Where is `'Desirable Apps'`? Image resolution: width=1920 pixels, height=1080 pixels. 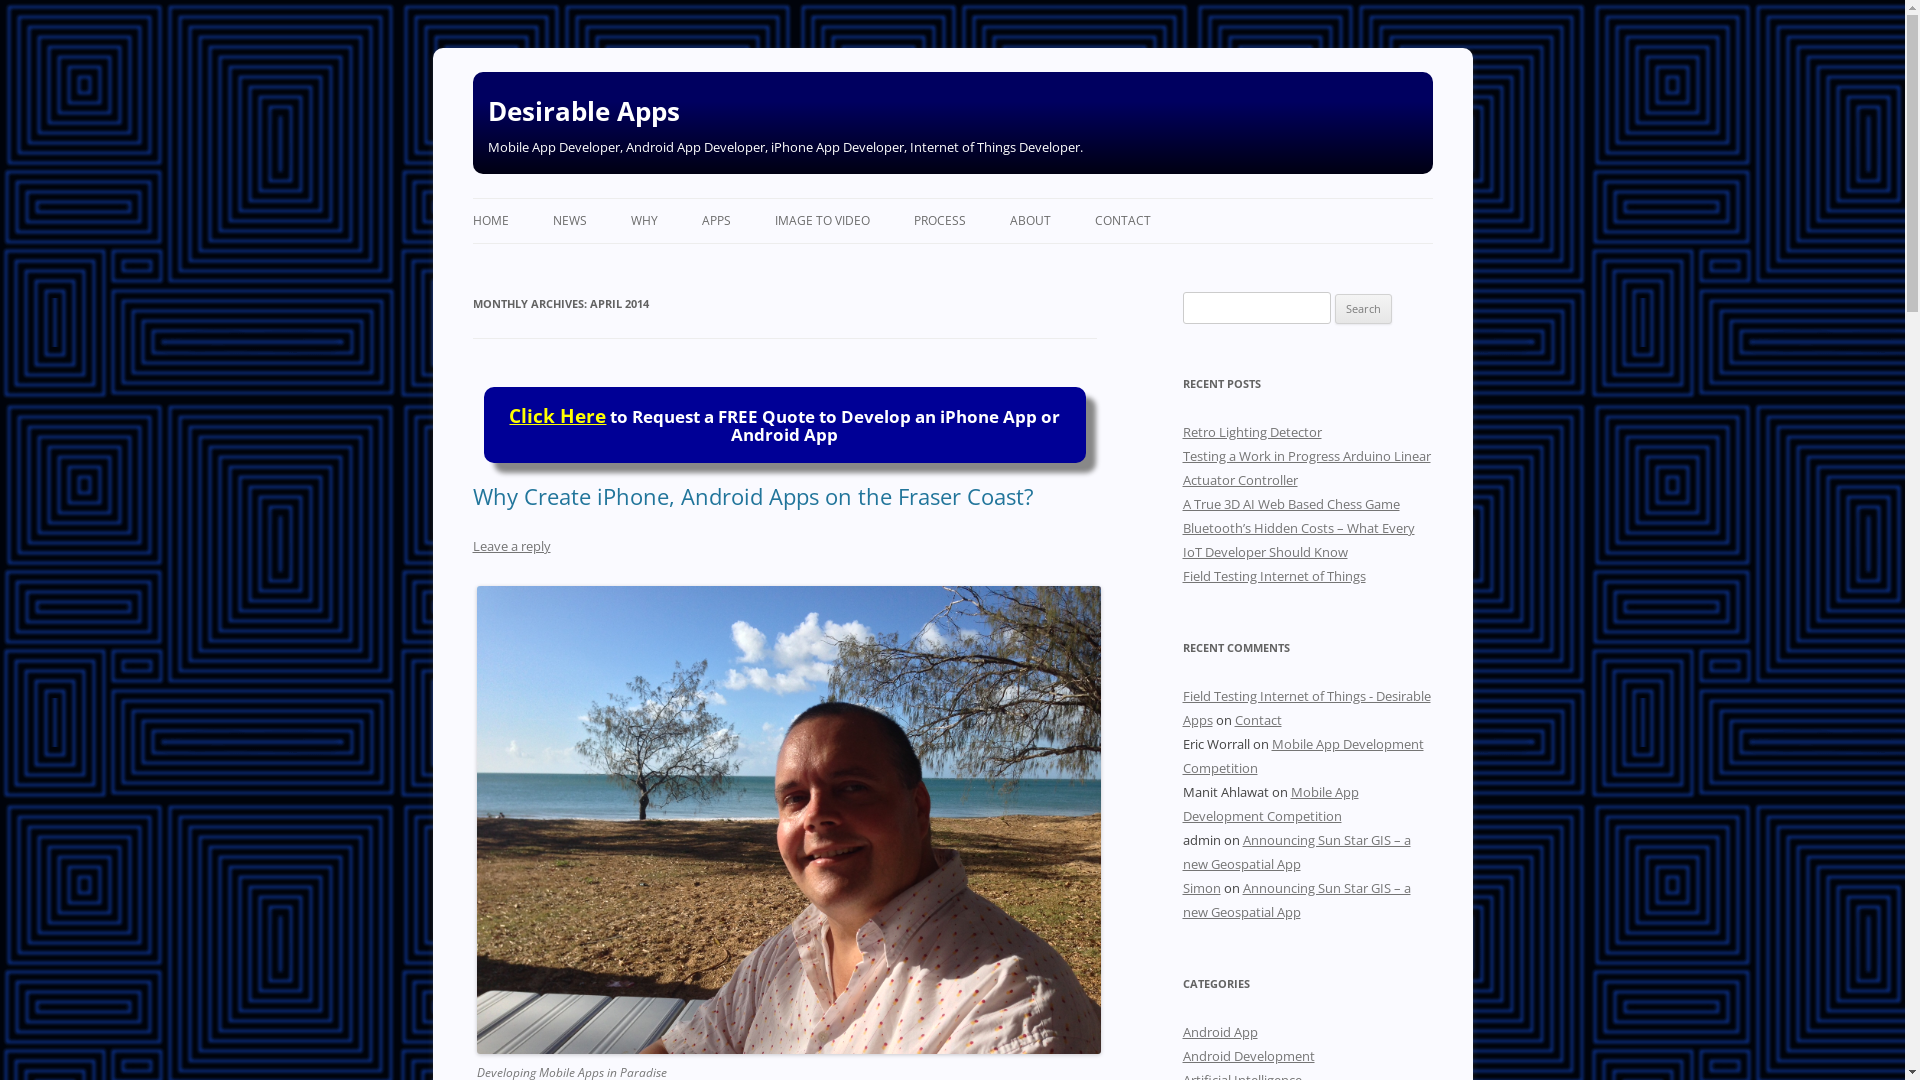 'Desirable Apps' is located at coordinates (583, 111).